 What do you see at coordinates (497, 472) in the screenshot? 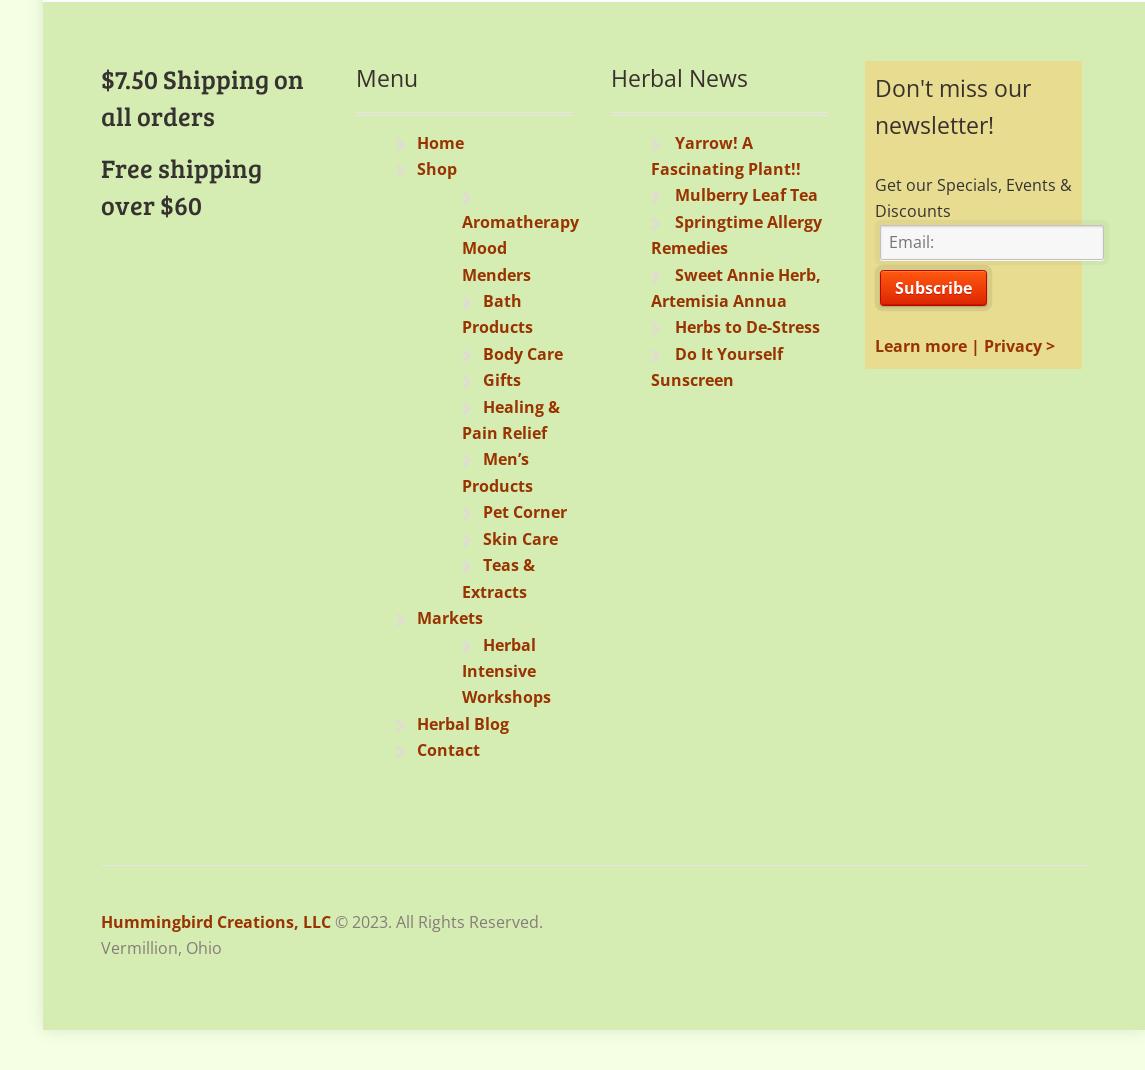
I see `'Men’s Products'` at bounding box center [497, 472].